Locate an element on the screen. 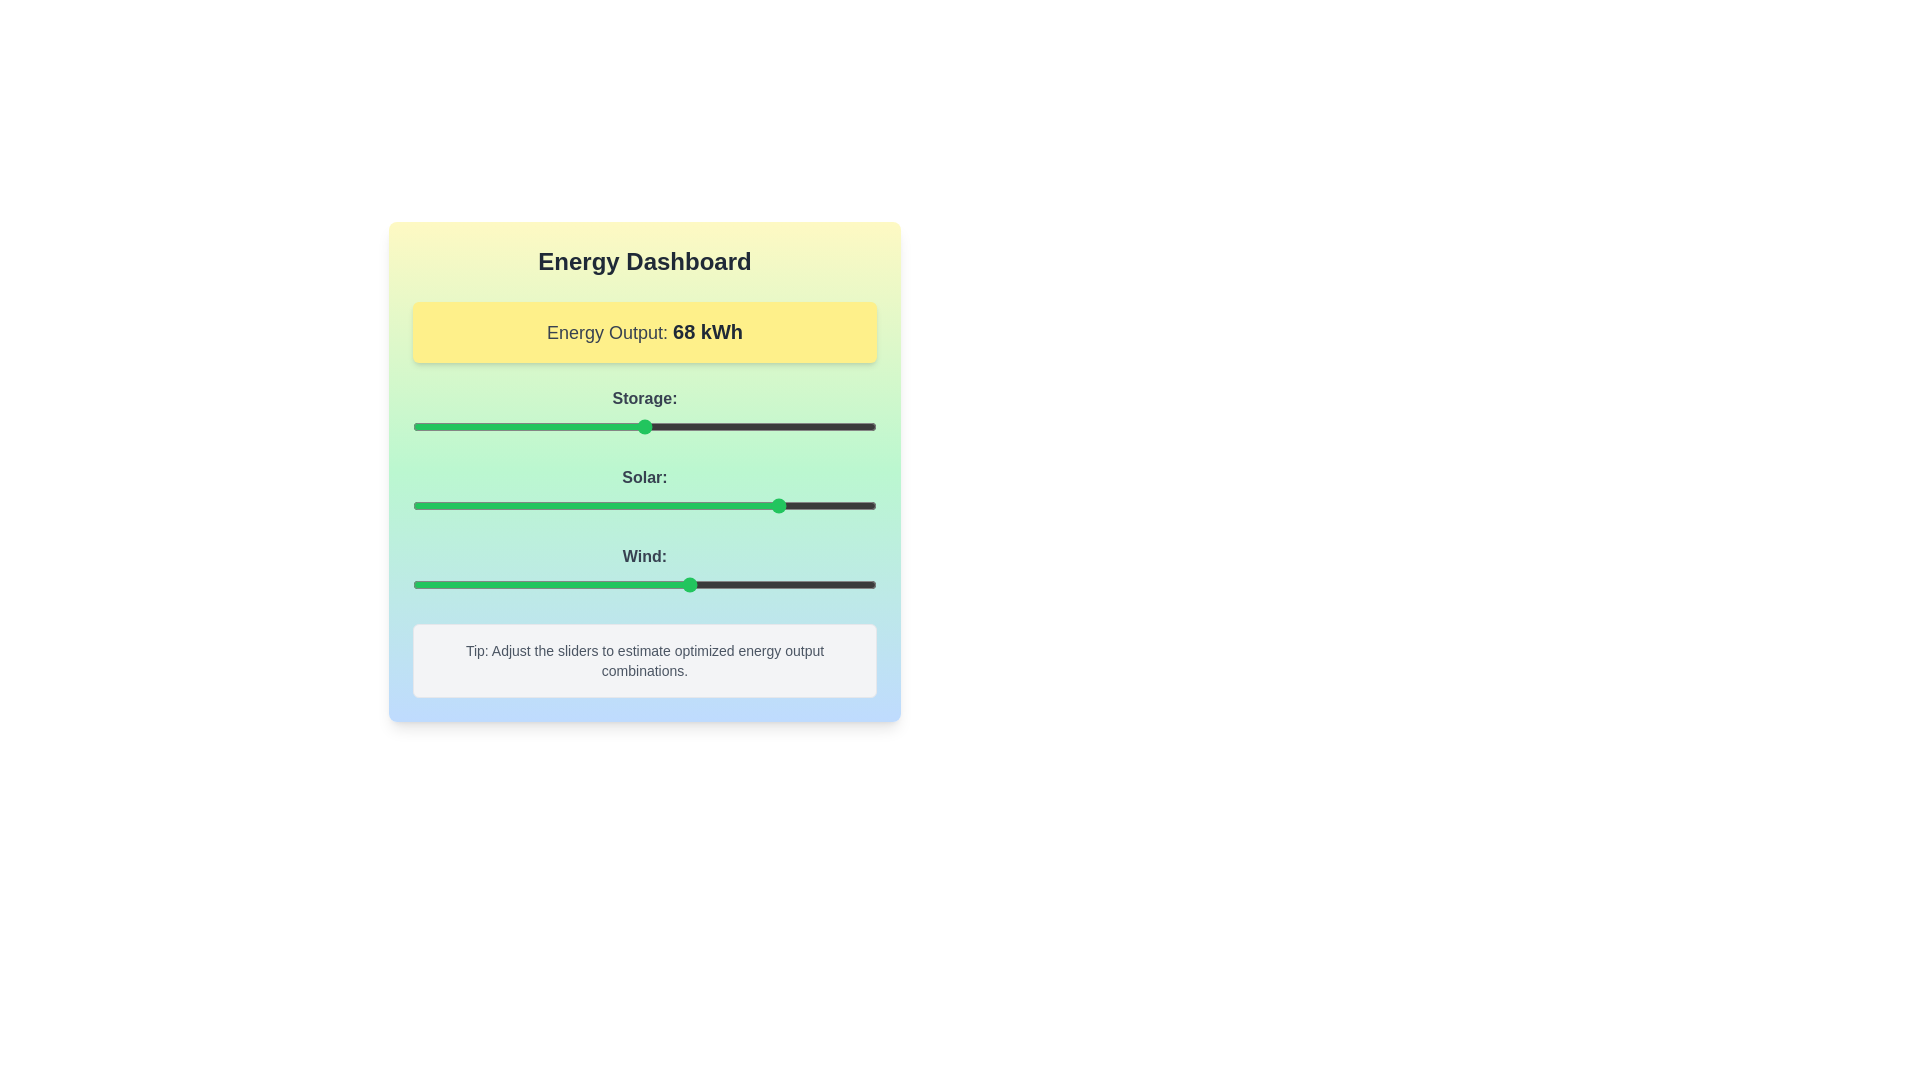 This screenshot has height=1080, width=1920. the 'Wind' slider to set its value to 68 is located at coordinates (727, 585).